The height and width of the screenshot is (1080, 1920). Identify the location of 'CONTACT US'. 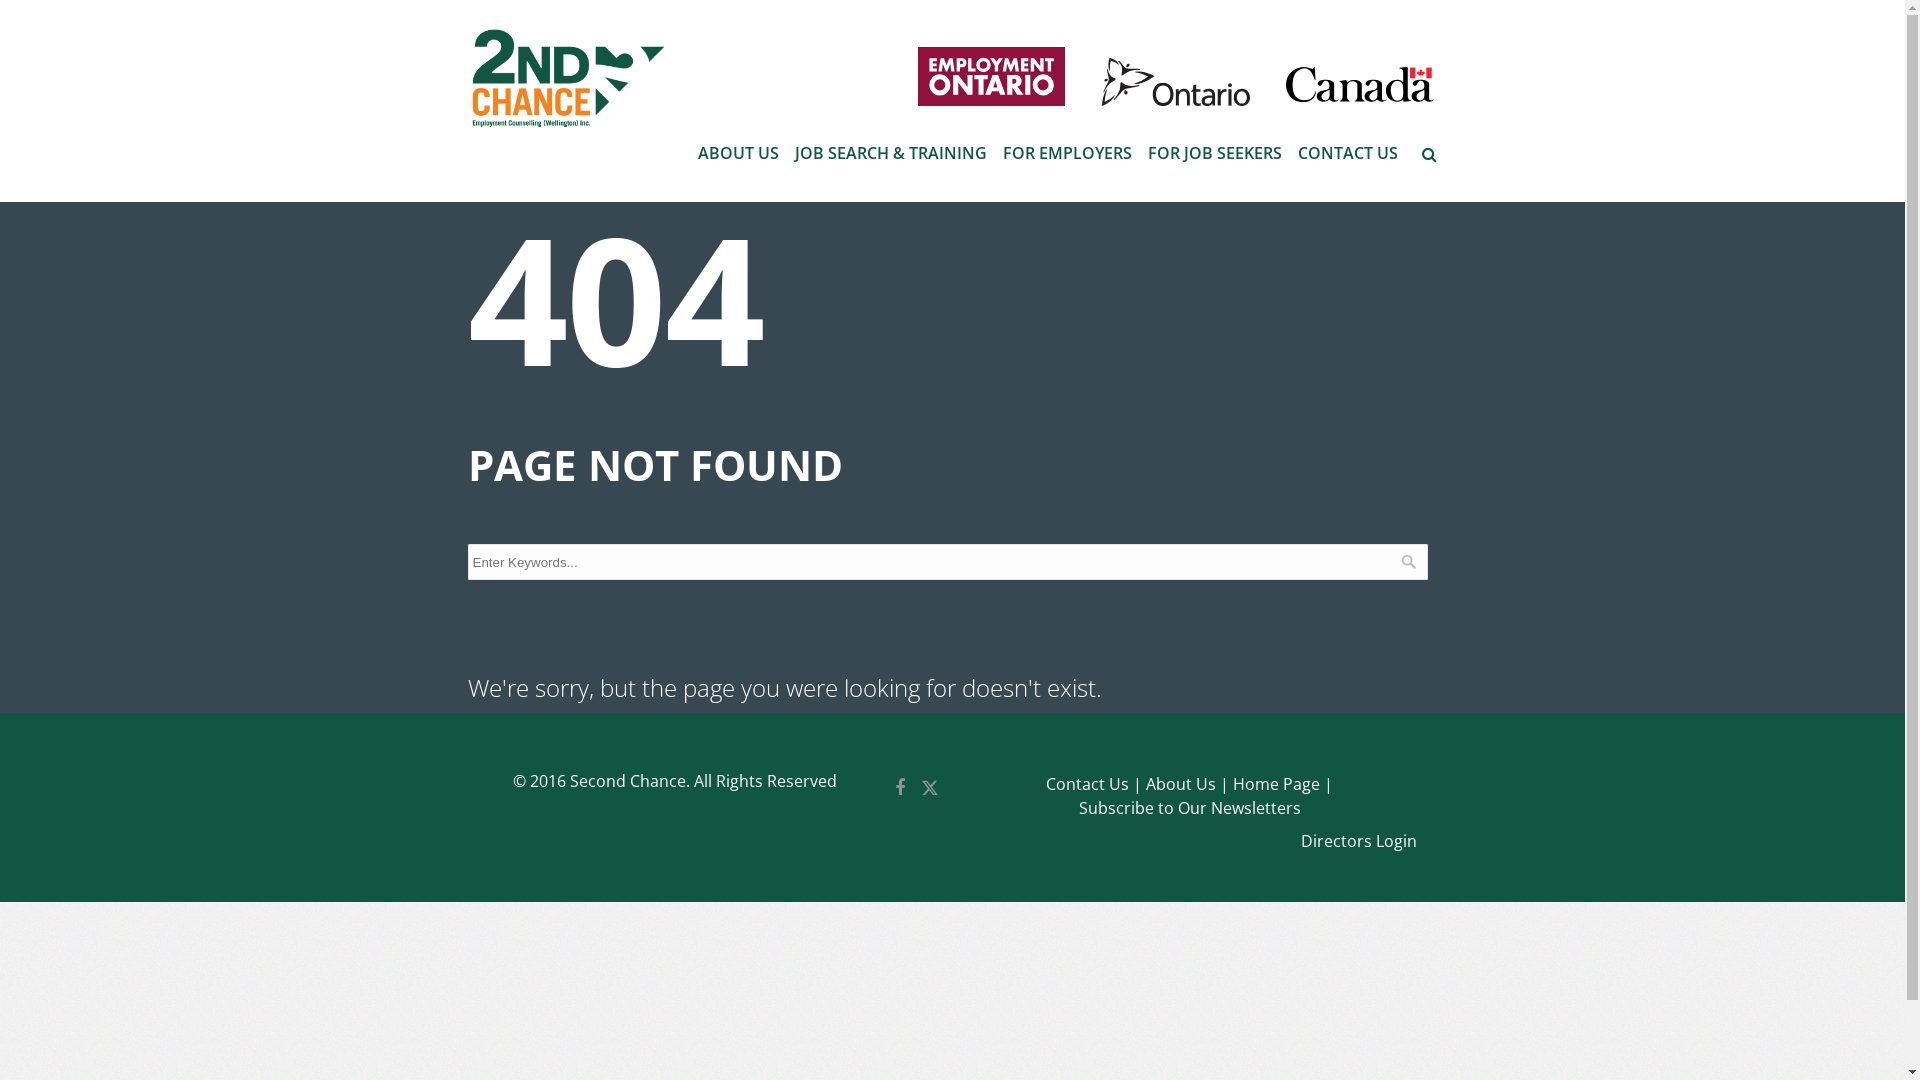
(1297, 152).